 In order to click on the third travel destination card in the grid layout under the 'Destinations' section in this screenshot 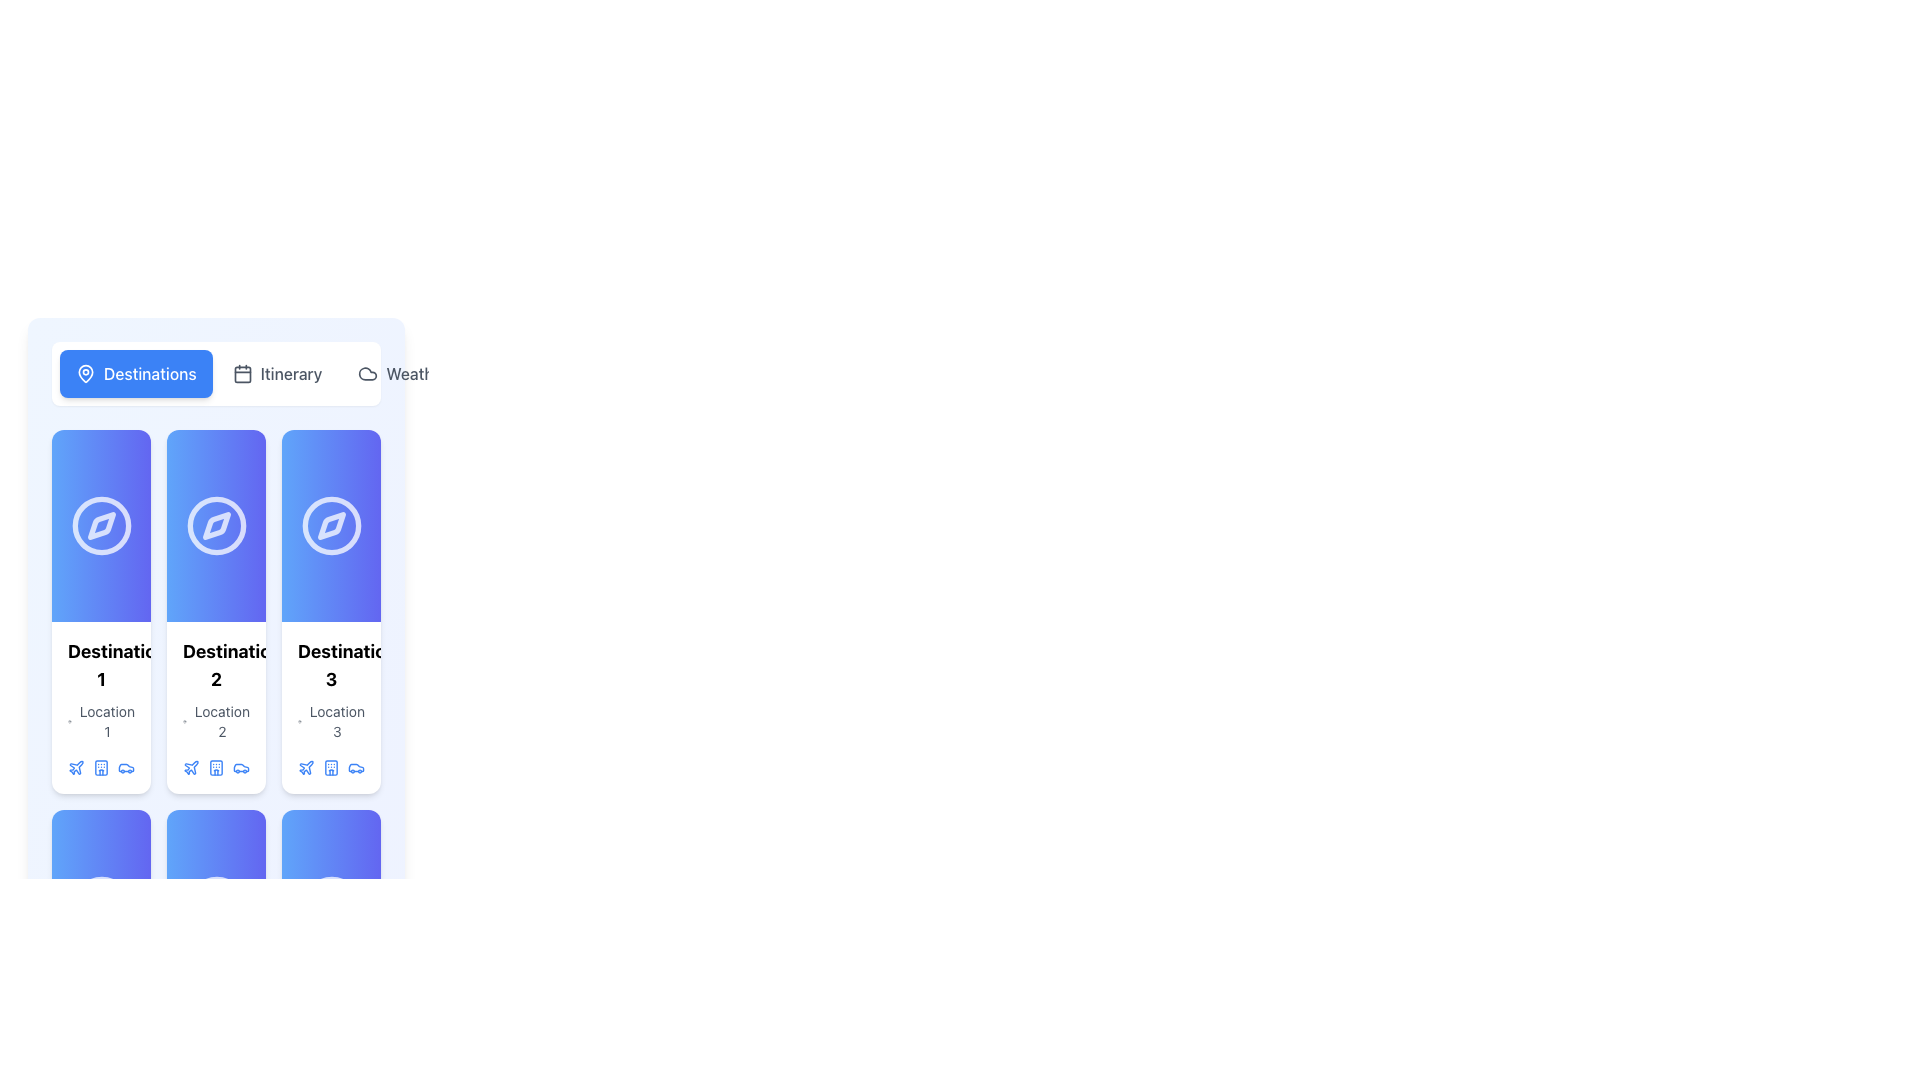, I will do `click(331, 611)`.